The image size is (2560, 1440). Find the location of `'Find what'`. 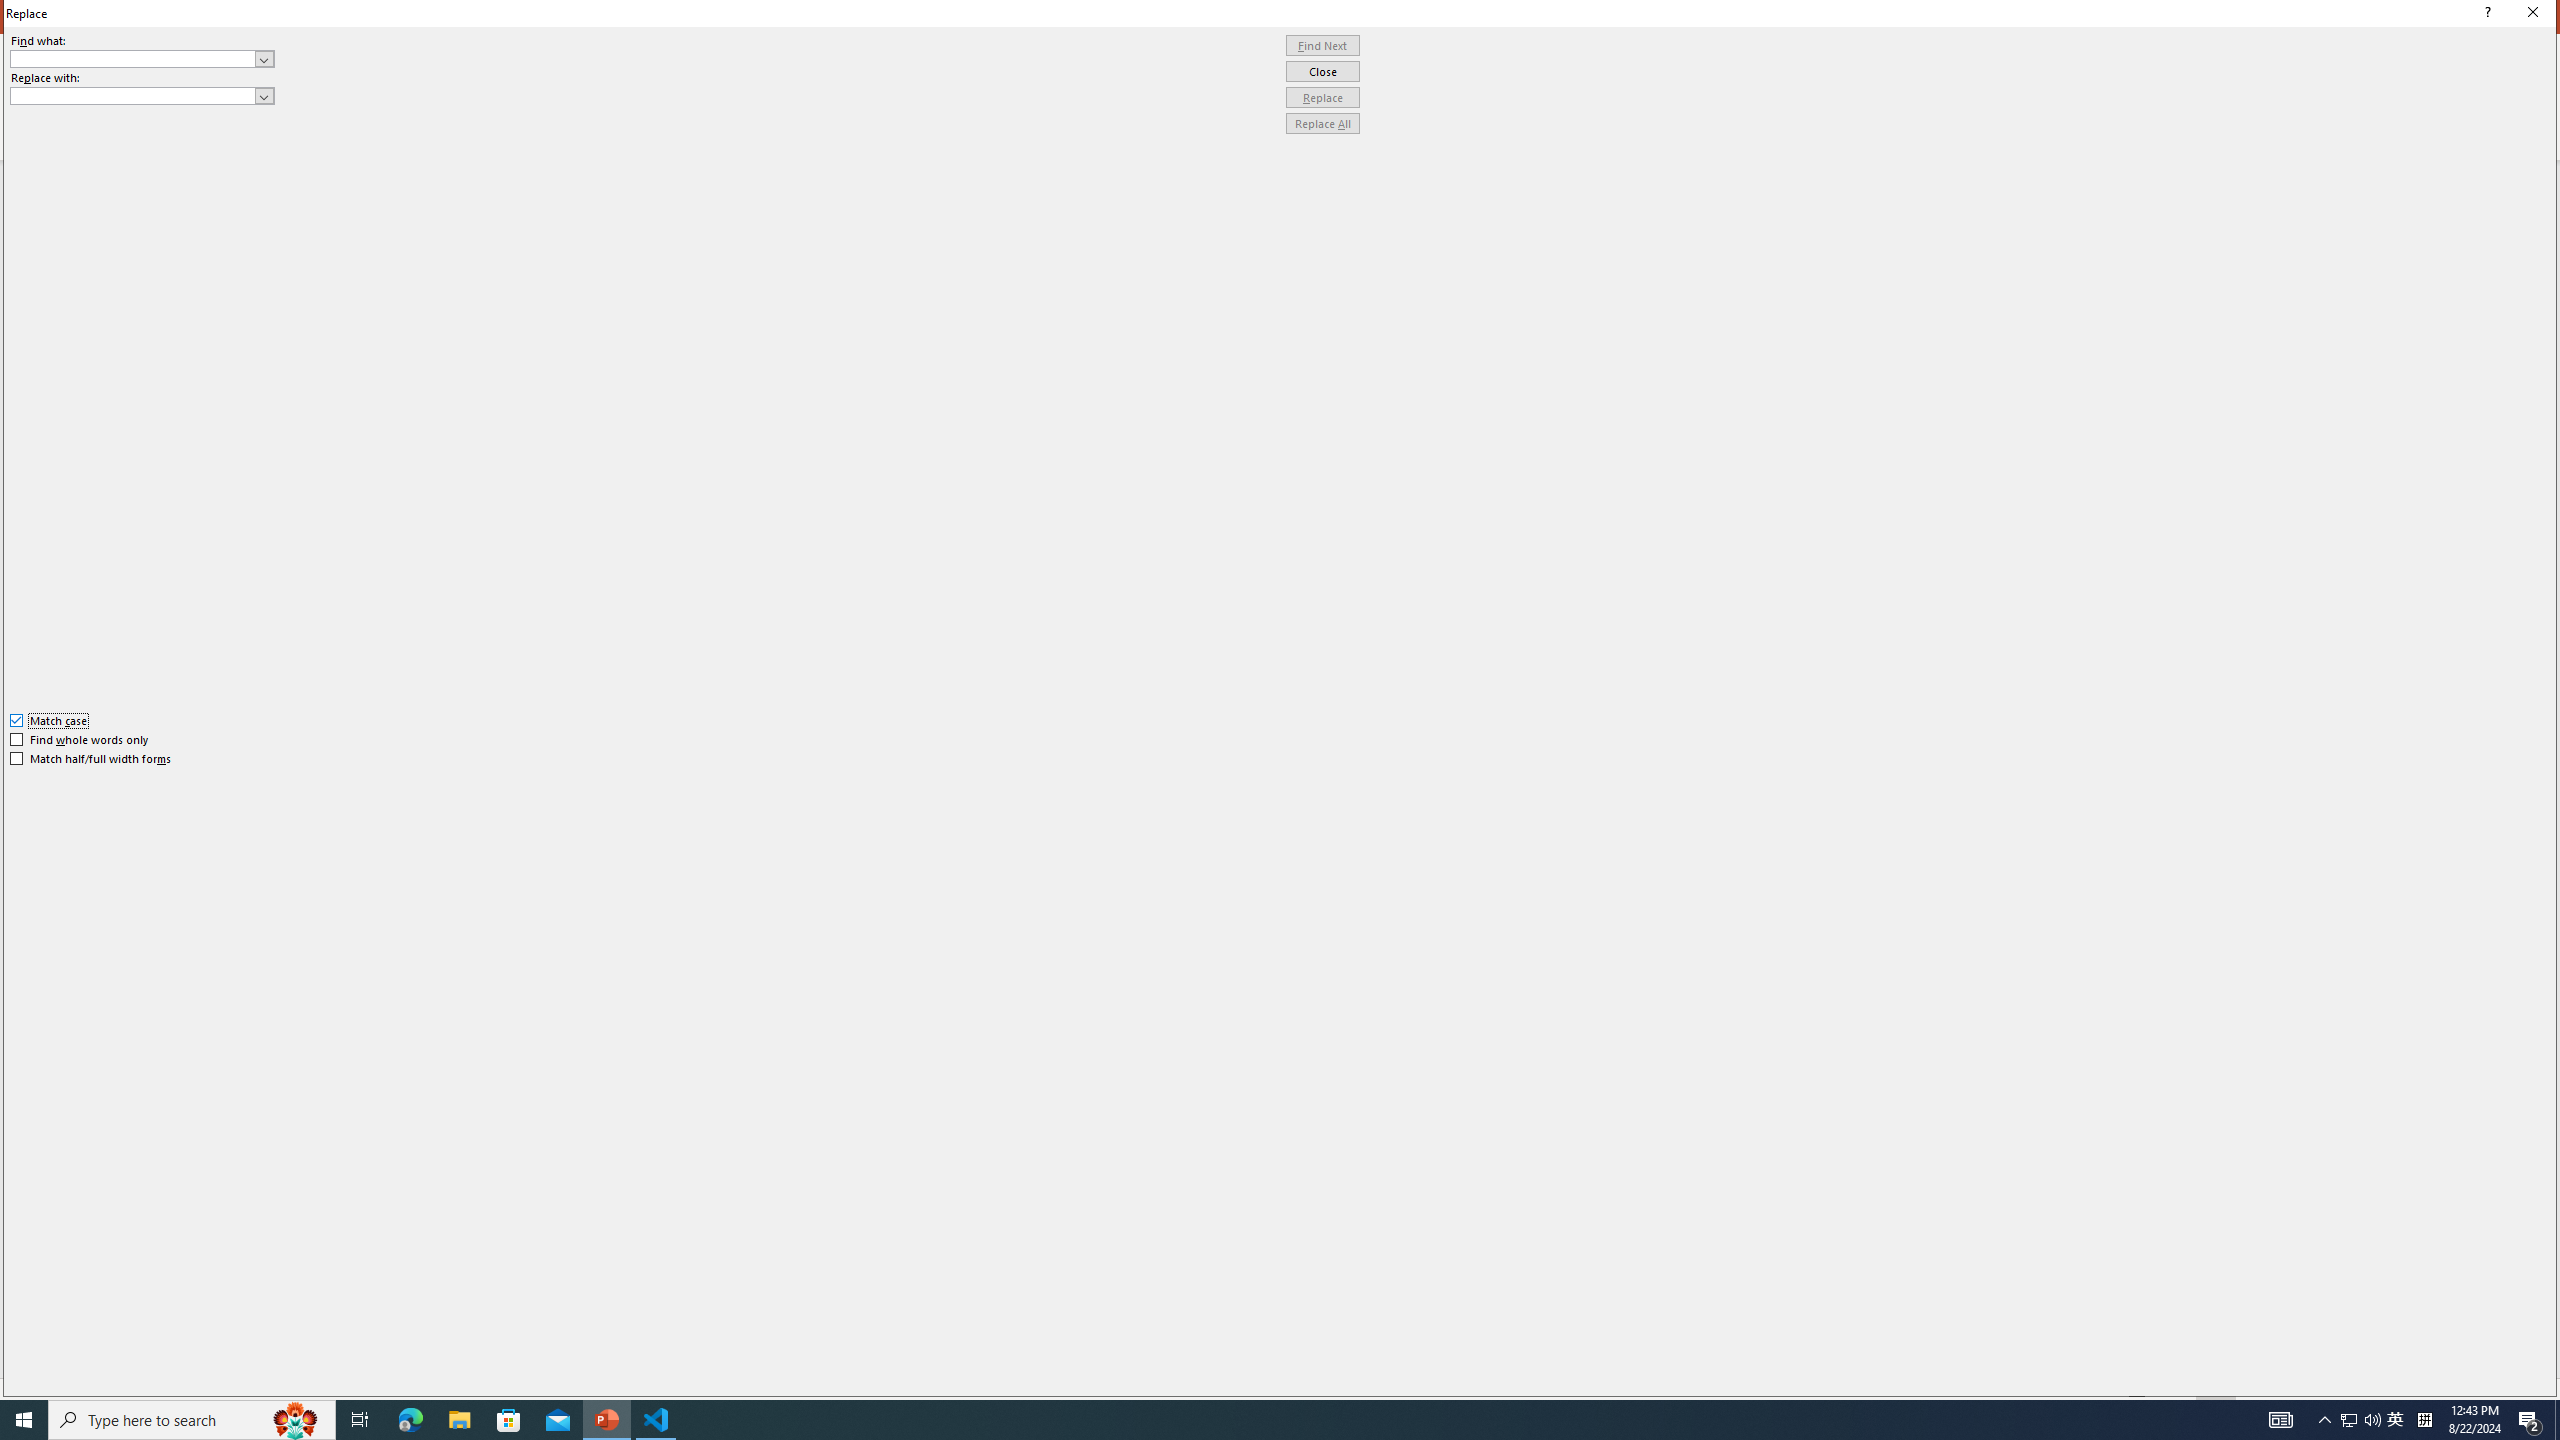

'Find what' is located at coordinates (142, 58).